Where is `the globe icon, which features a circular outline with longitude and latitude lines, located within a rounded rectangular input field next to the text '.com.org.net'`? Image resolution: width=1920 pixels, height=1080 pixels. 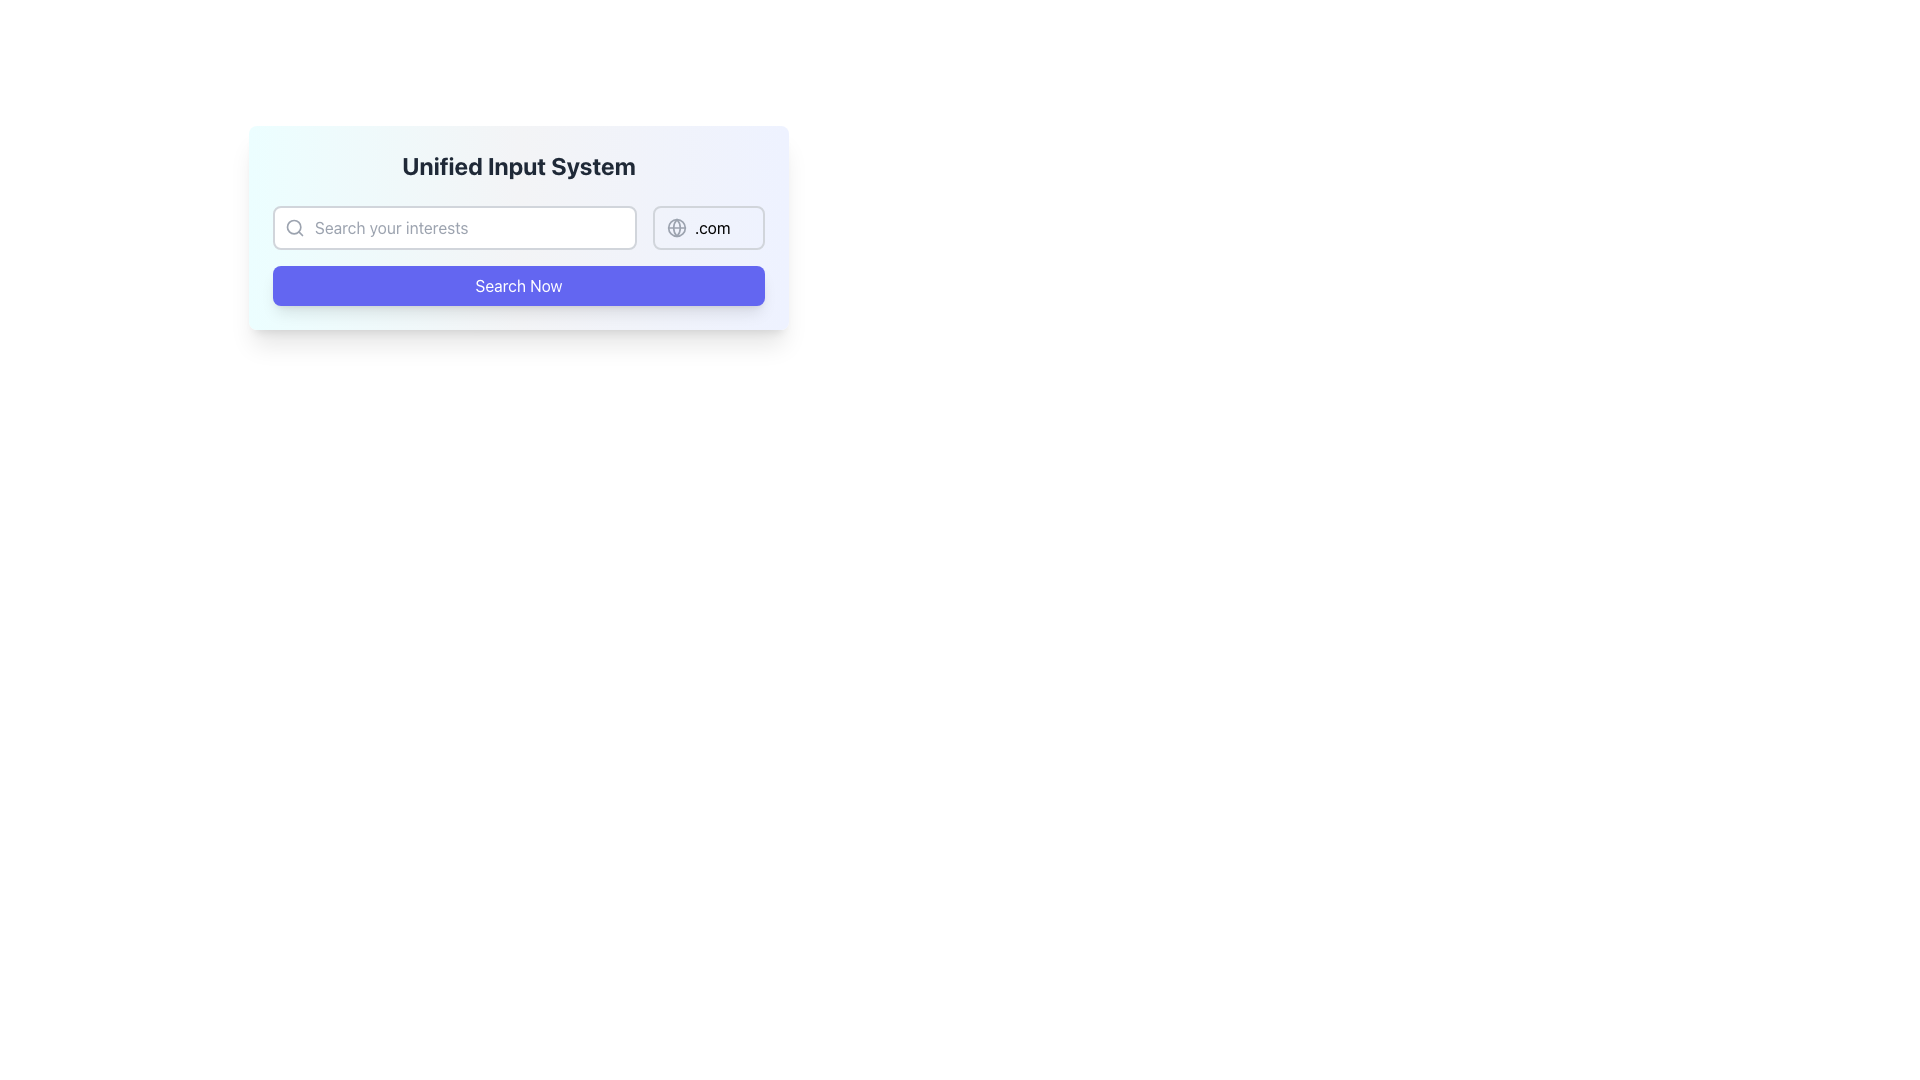
the globe icon, which features a circular outline with longitude and latitude lines, located within a rounded rectangular input field next to the text '.com.org.net' is located at coordinates (676, 226).